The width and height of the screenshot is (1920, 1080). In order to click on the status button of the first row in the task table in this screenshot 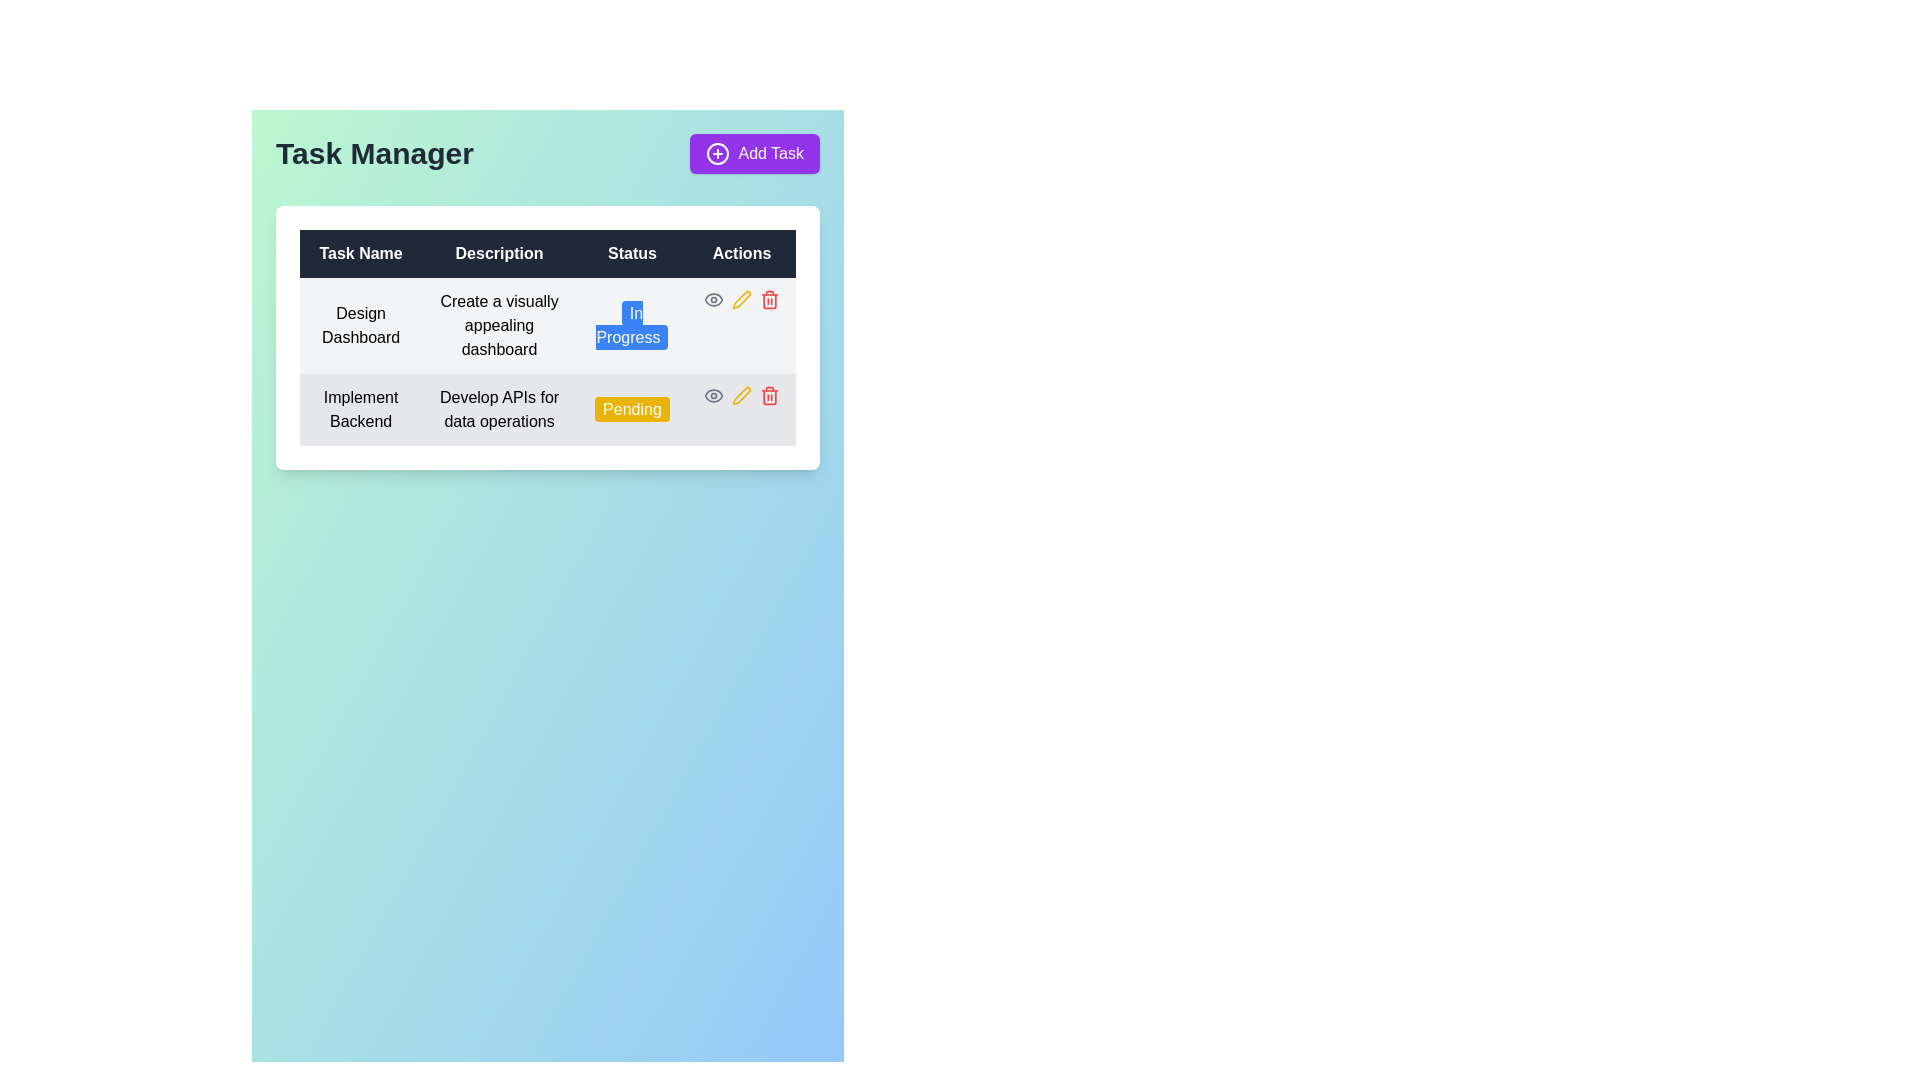, I will do `click(547, 362)`.